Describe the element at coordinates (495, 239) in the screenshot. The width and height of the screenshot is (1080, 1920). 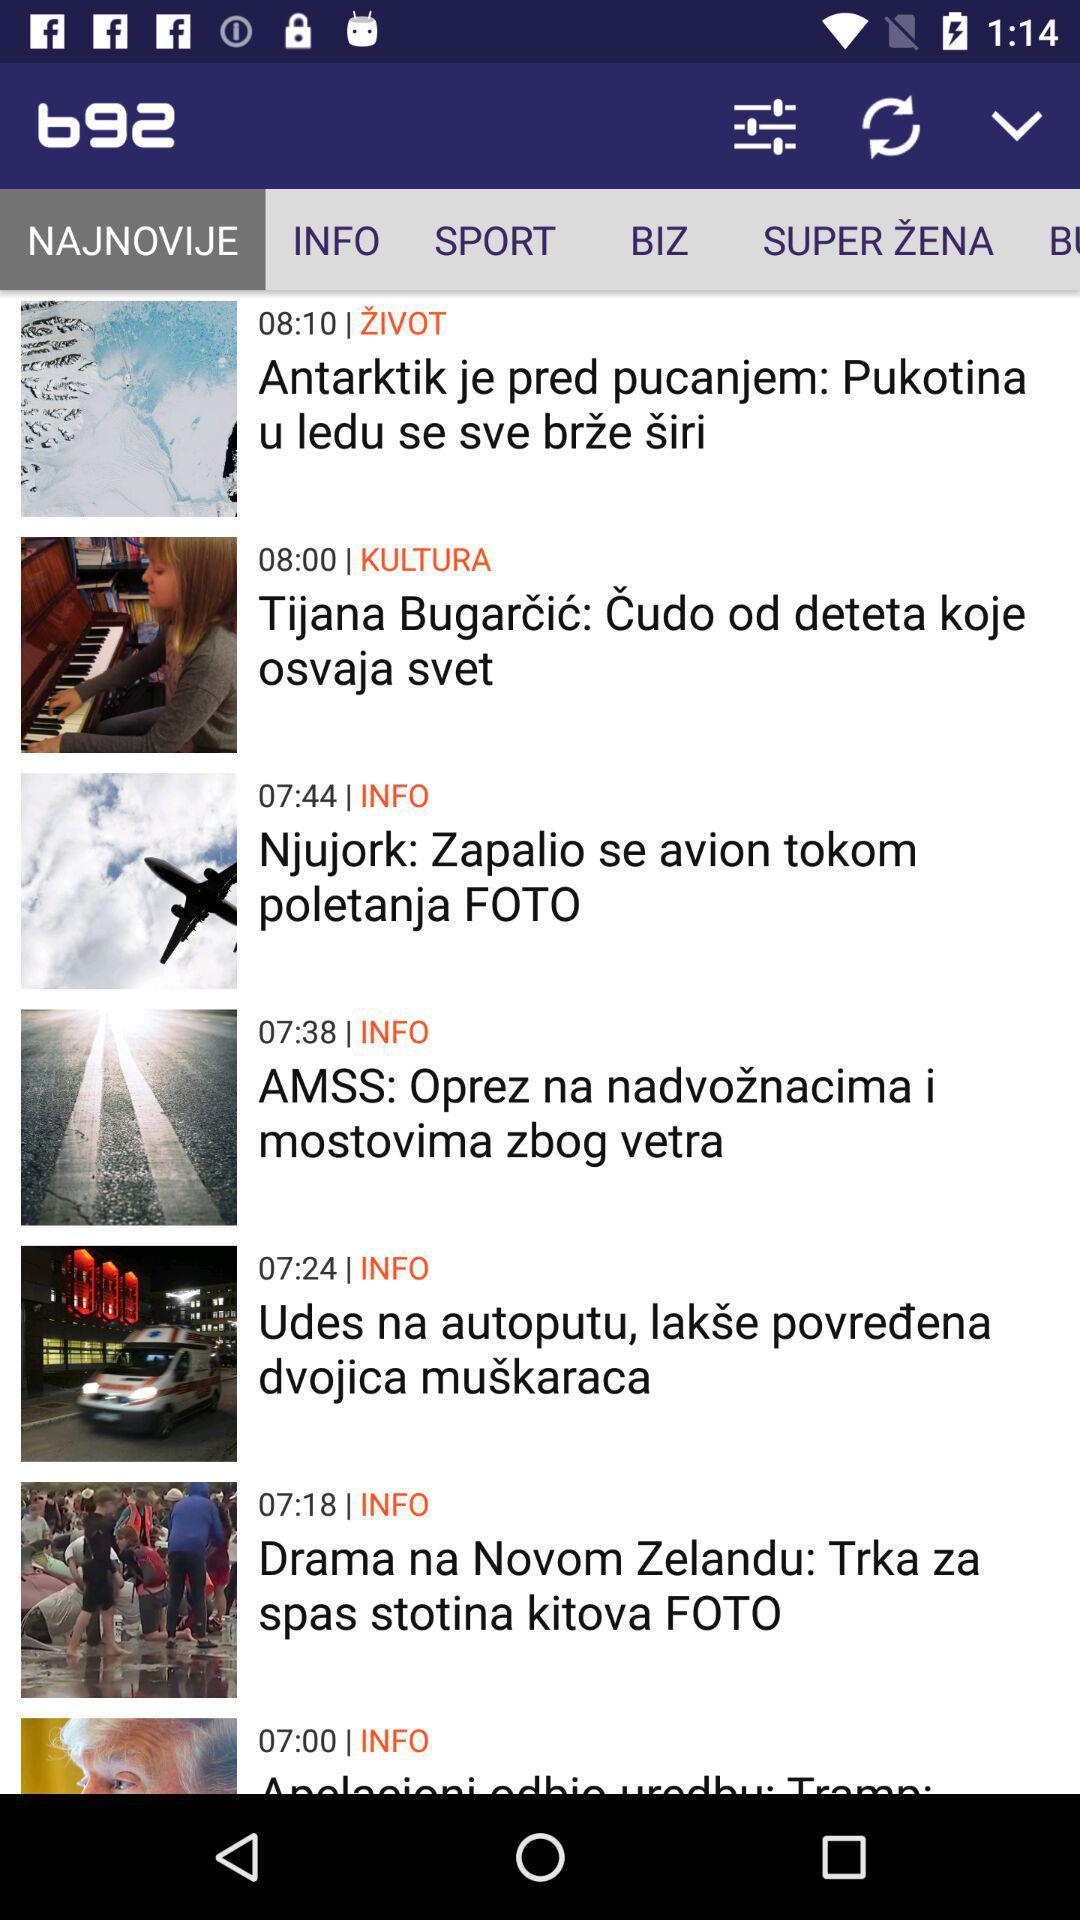
I see `icon to the right of the info icon` at that location.